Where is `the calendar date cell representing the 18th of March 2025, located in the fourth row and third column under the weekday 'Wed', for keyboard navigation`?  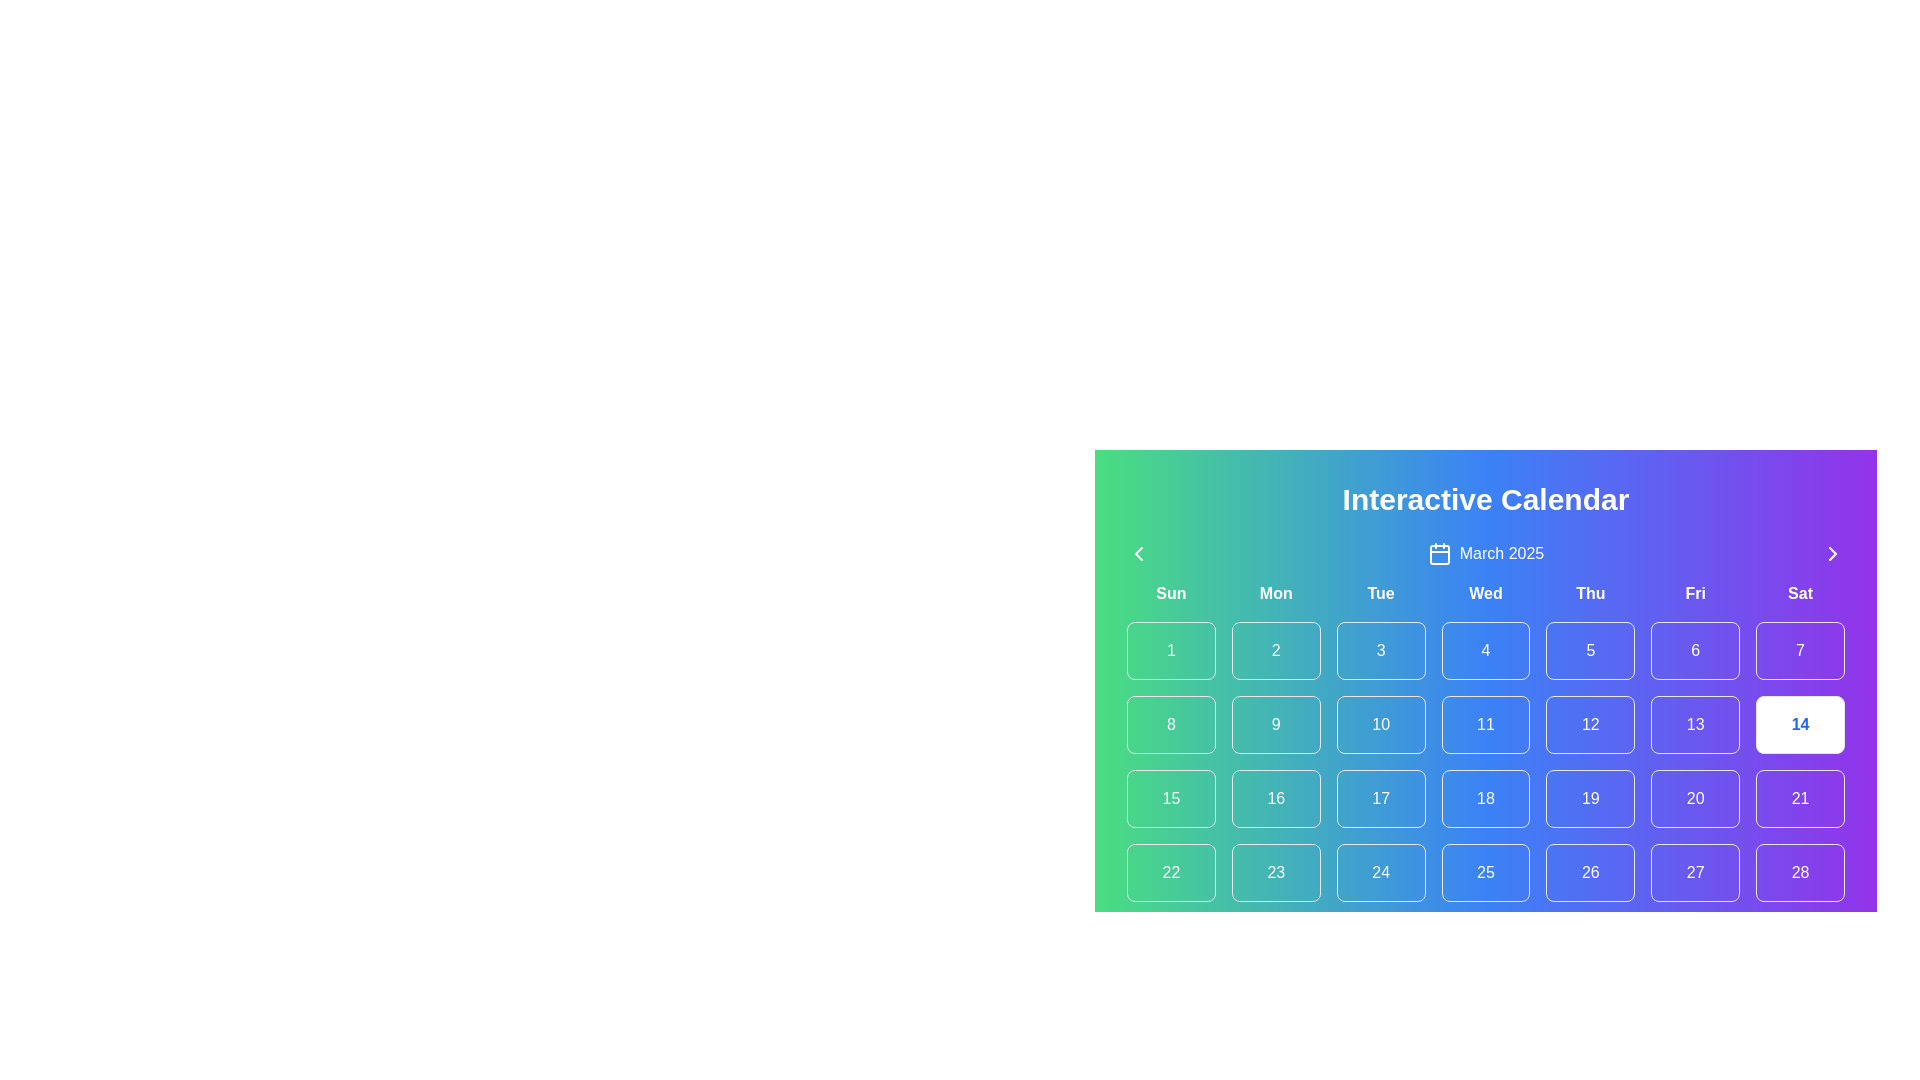
the calendar date cell representing the 18th of March 2025, located in the fourth row and third column under the weekday 'Wed', for keyboard navigation is located at coordinates (1486, 778).